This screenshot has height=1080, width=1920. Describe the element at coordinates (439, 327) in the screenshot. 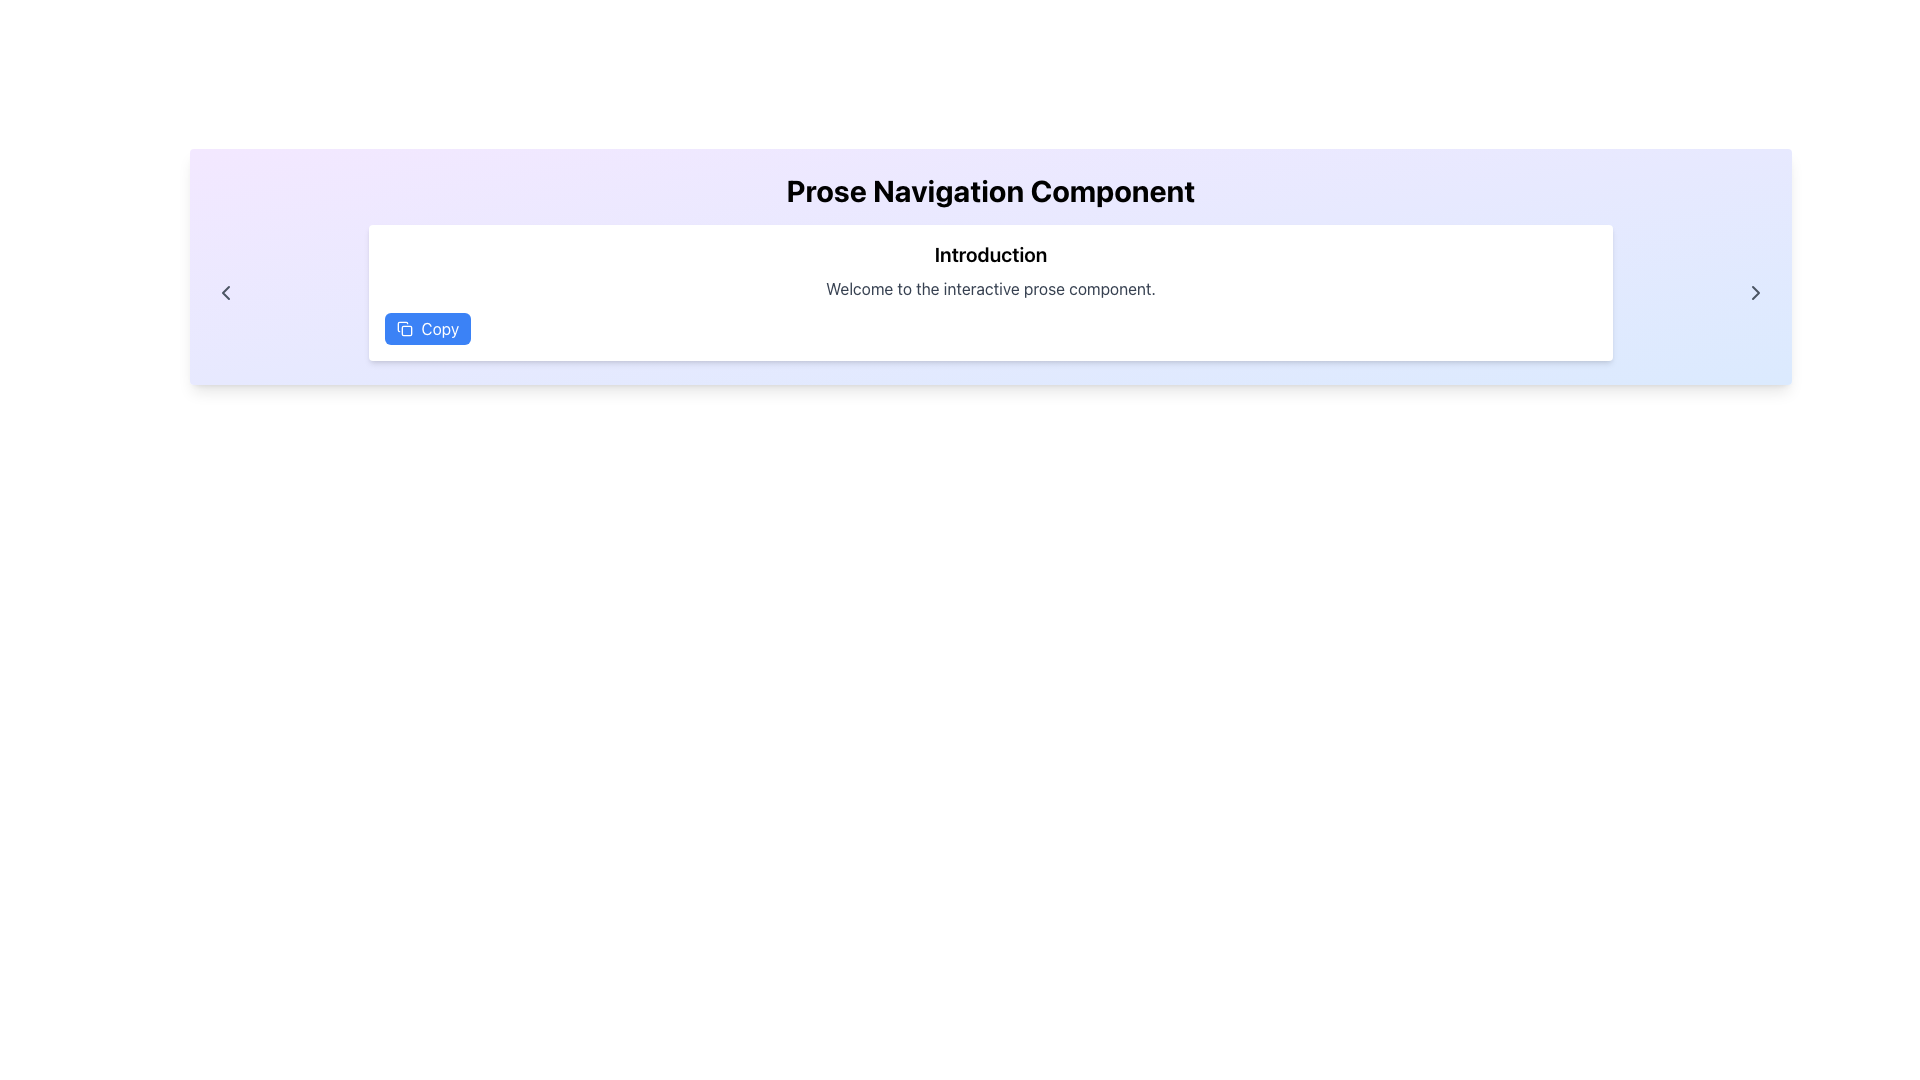

I see `text label 'Copy' located inside the button positioned in the top-left region of the white content box, to the right of the clipboard icon` at that location.